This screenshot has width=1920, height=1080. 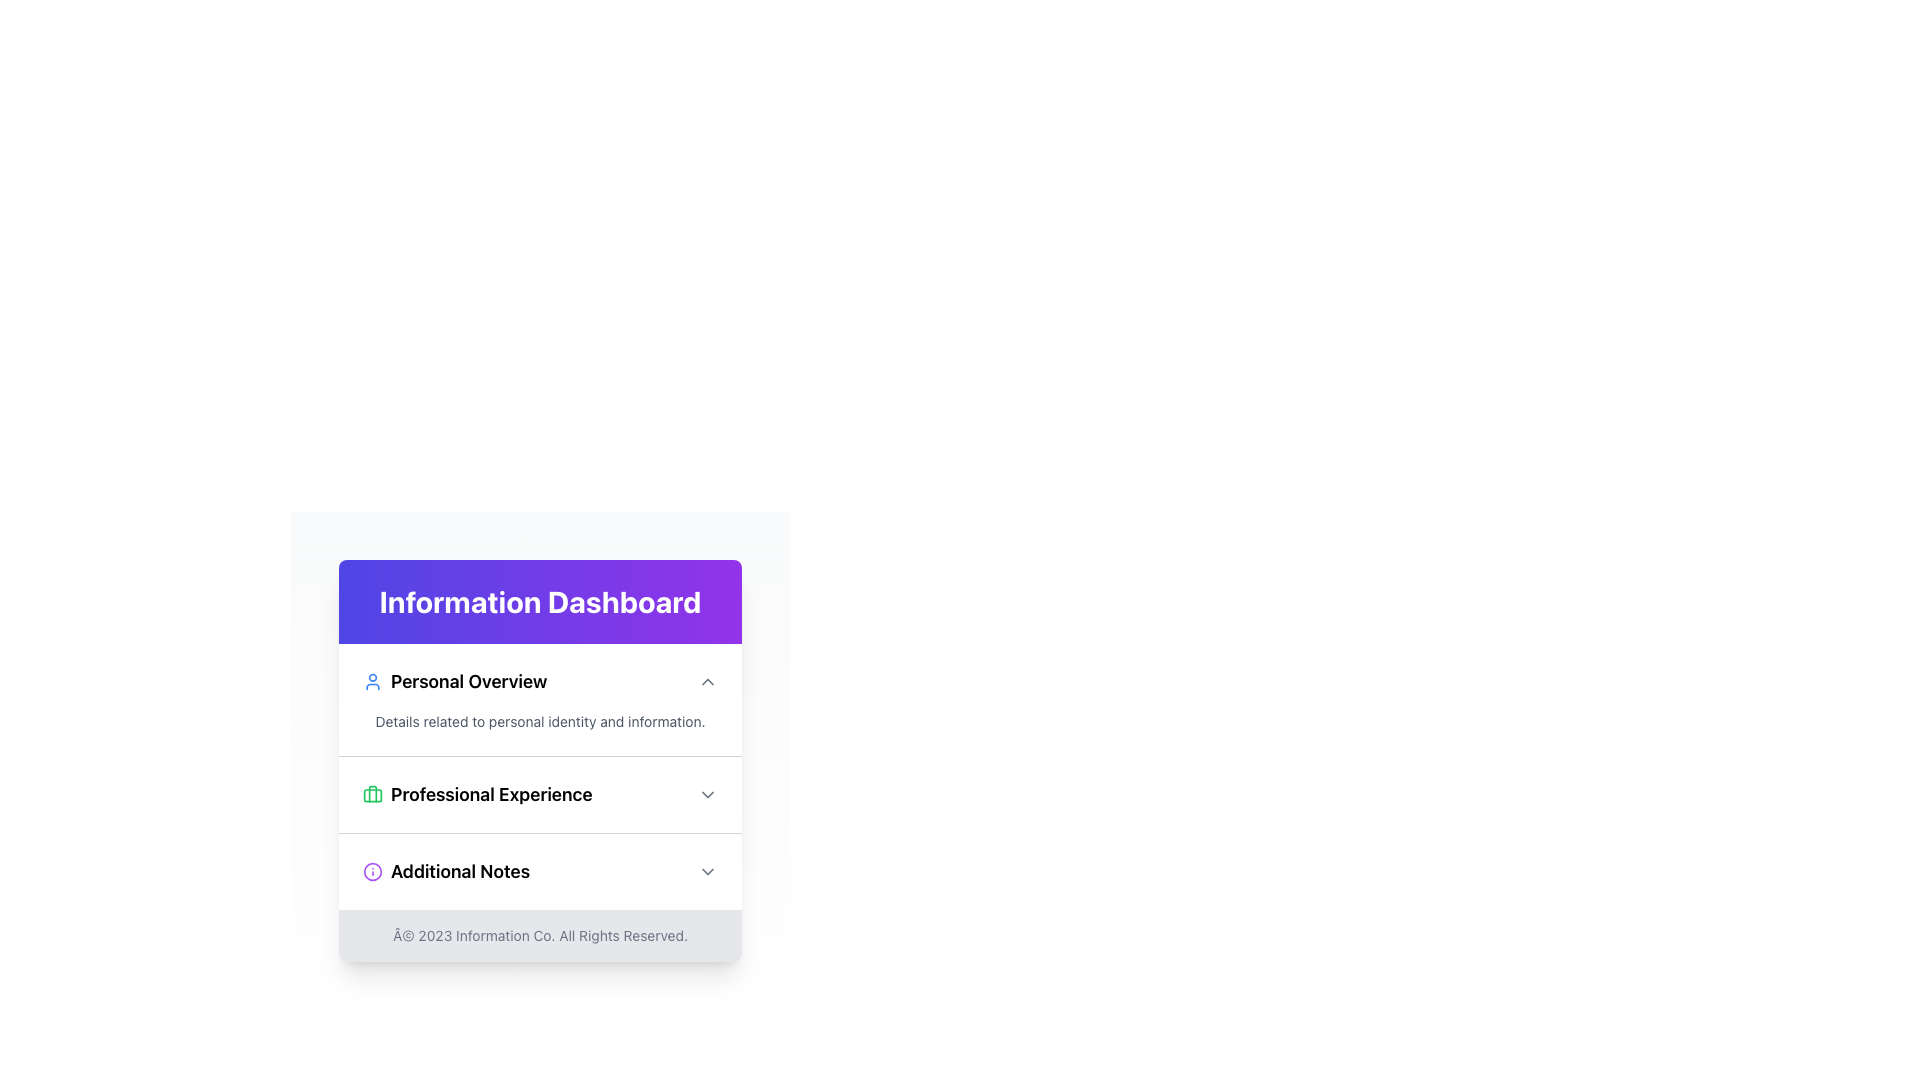 I want to click on the design of the circular icon with a purple hue and thin border, which is part of the 'Additional Notes' section heading, located to the left of the section title, so click(x=373, y=870).